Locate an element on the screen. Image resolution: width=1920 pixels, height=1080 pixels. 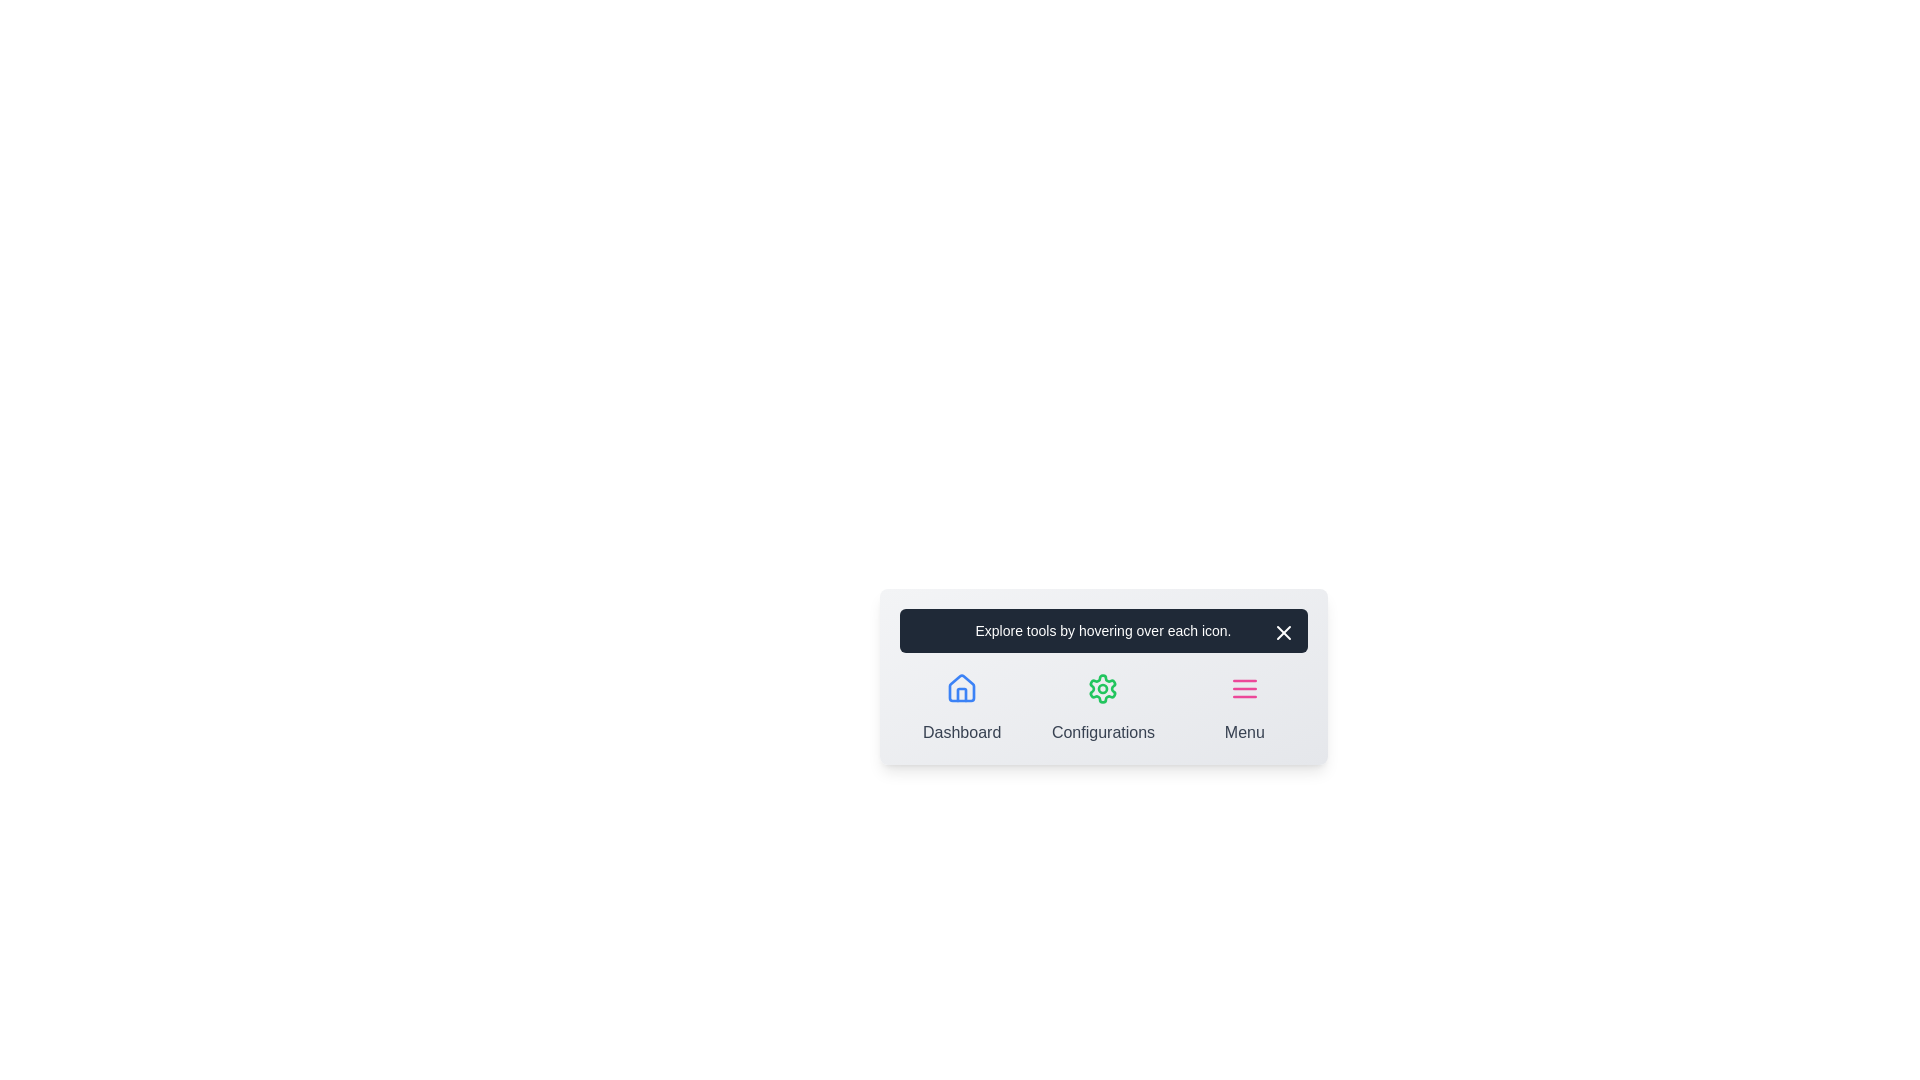
the 'Dashboard' text label, which is displayed in medium gray color and positioned below the house icon is located at coordinates (962, 732).